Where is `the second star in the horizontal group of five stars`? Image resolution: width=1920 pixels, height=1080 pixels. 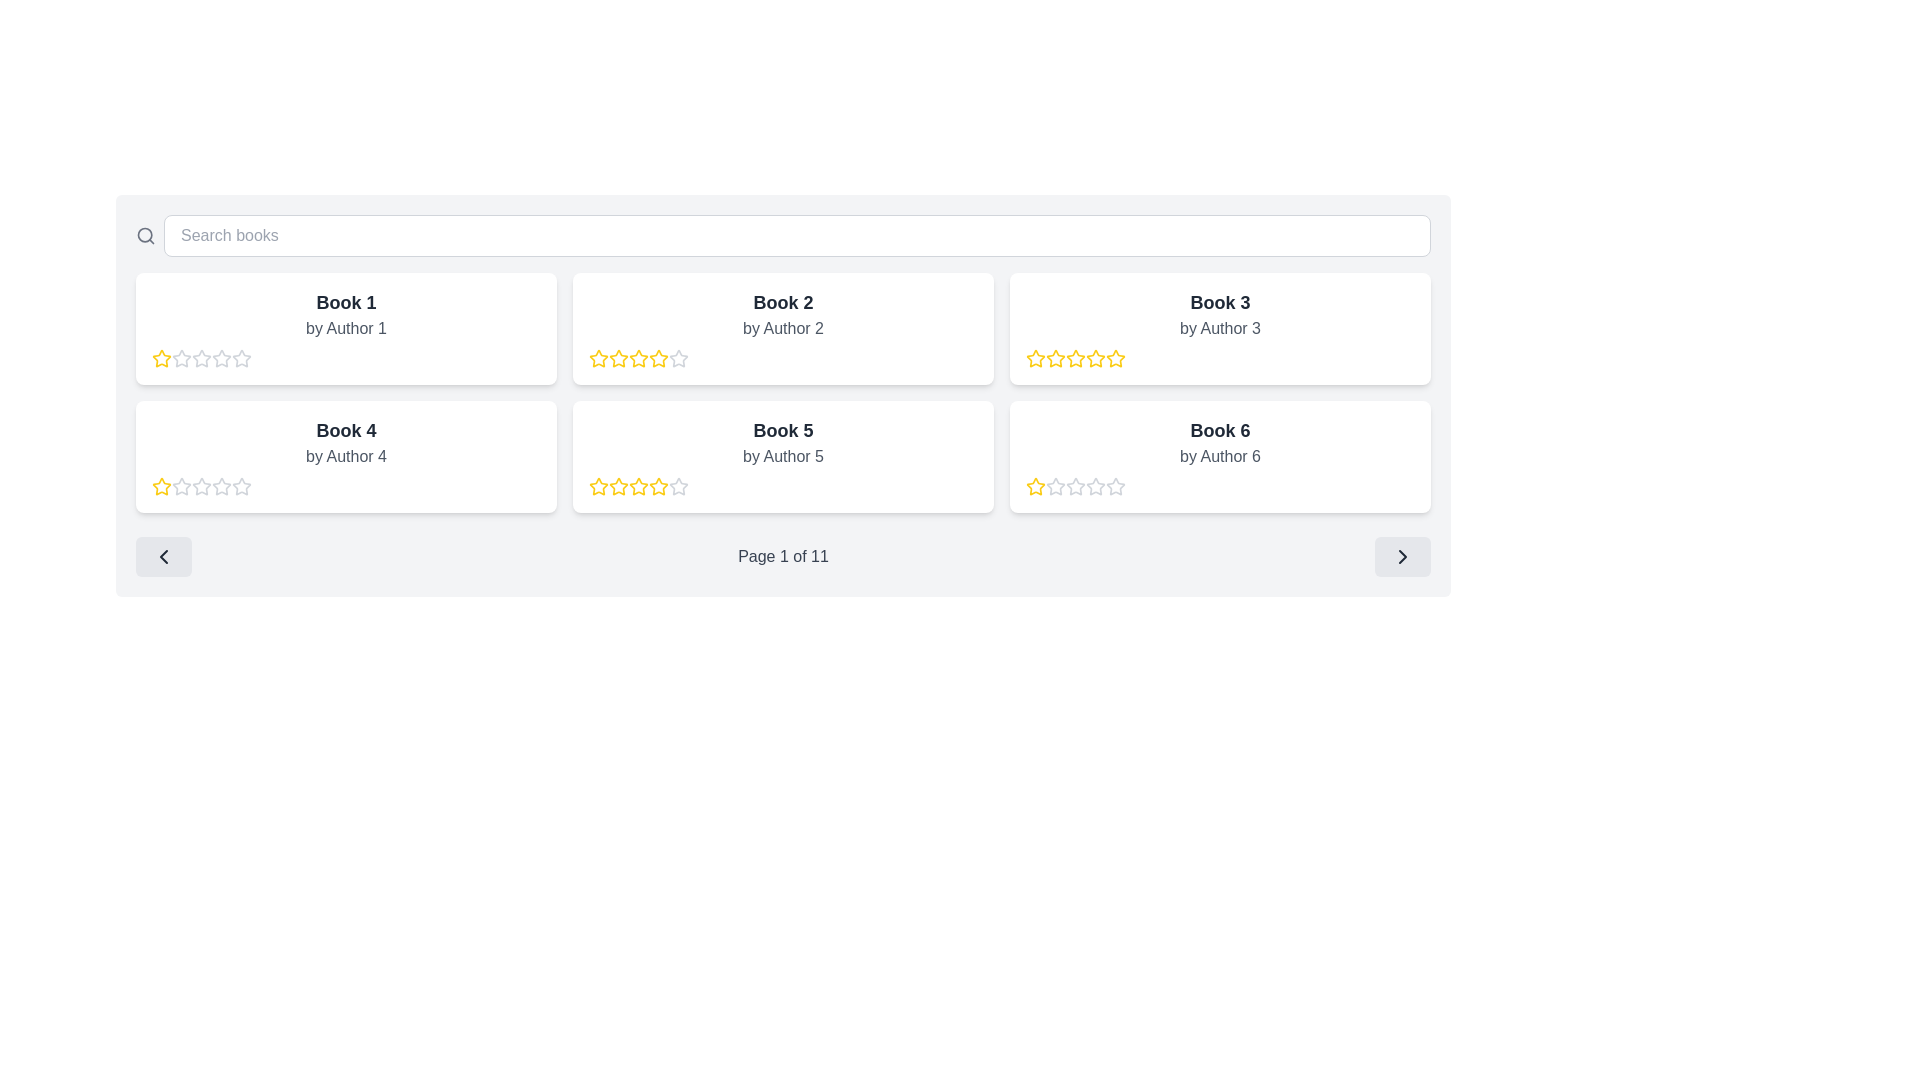
the second star in the horizontal group of five stars is located at coordinates (1055, 486).